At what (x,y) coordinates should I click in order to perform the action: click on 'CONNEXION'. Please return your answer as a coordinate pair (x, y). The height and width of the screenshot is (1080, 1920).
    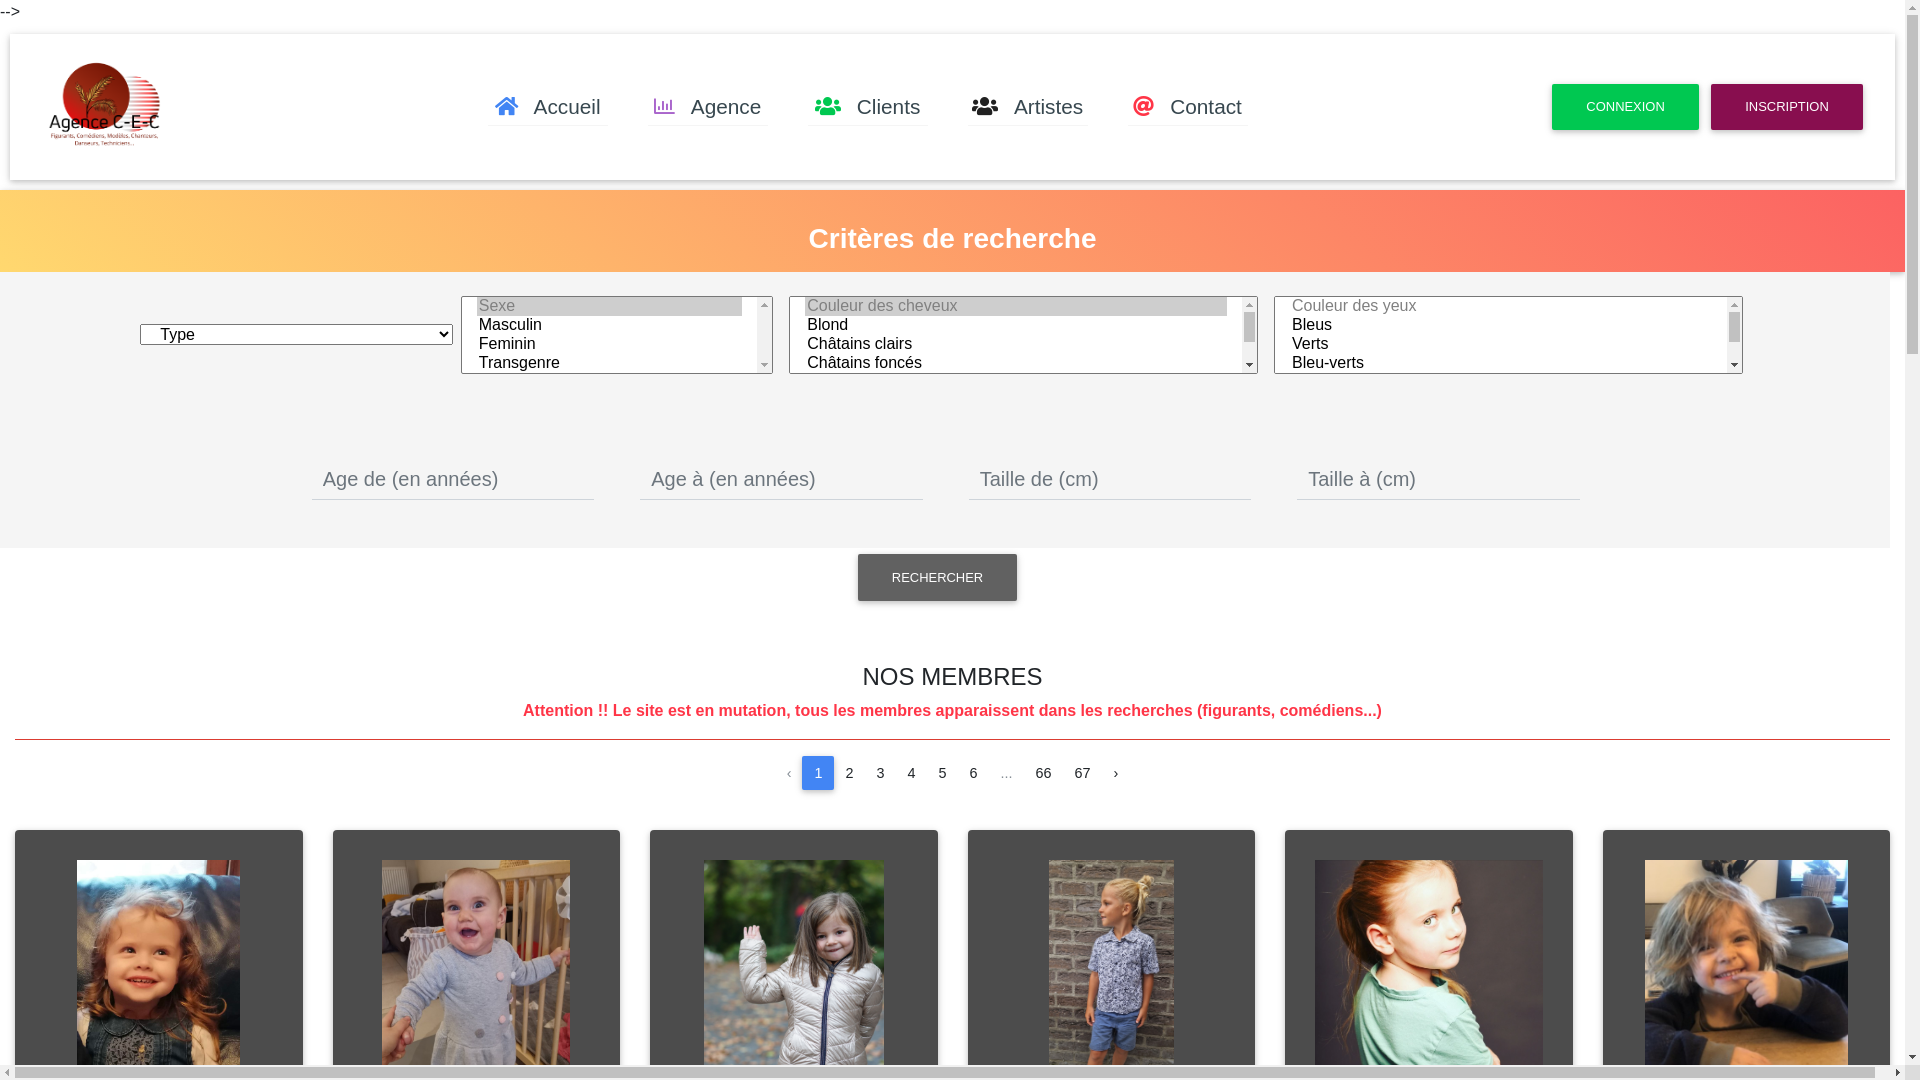
    Looking at the image, I should click on (1625, 107).